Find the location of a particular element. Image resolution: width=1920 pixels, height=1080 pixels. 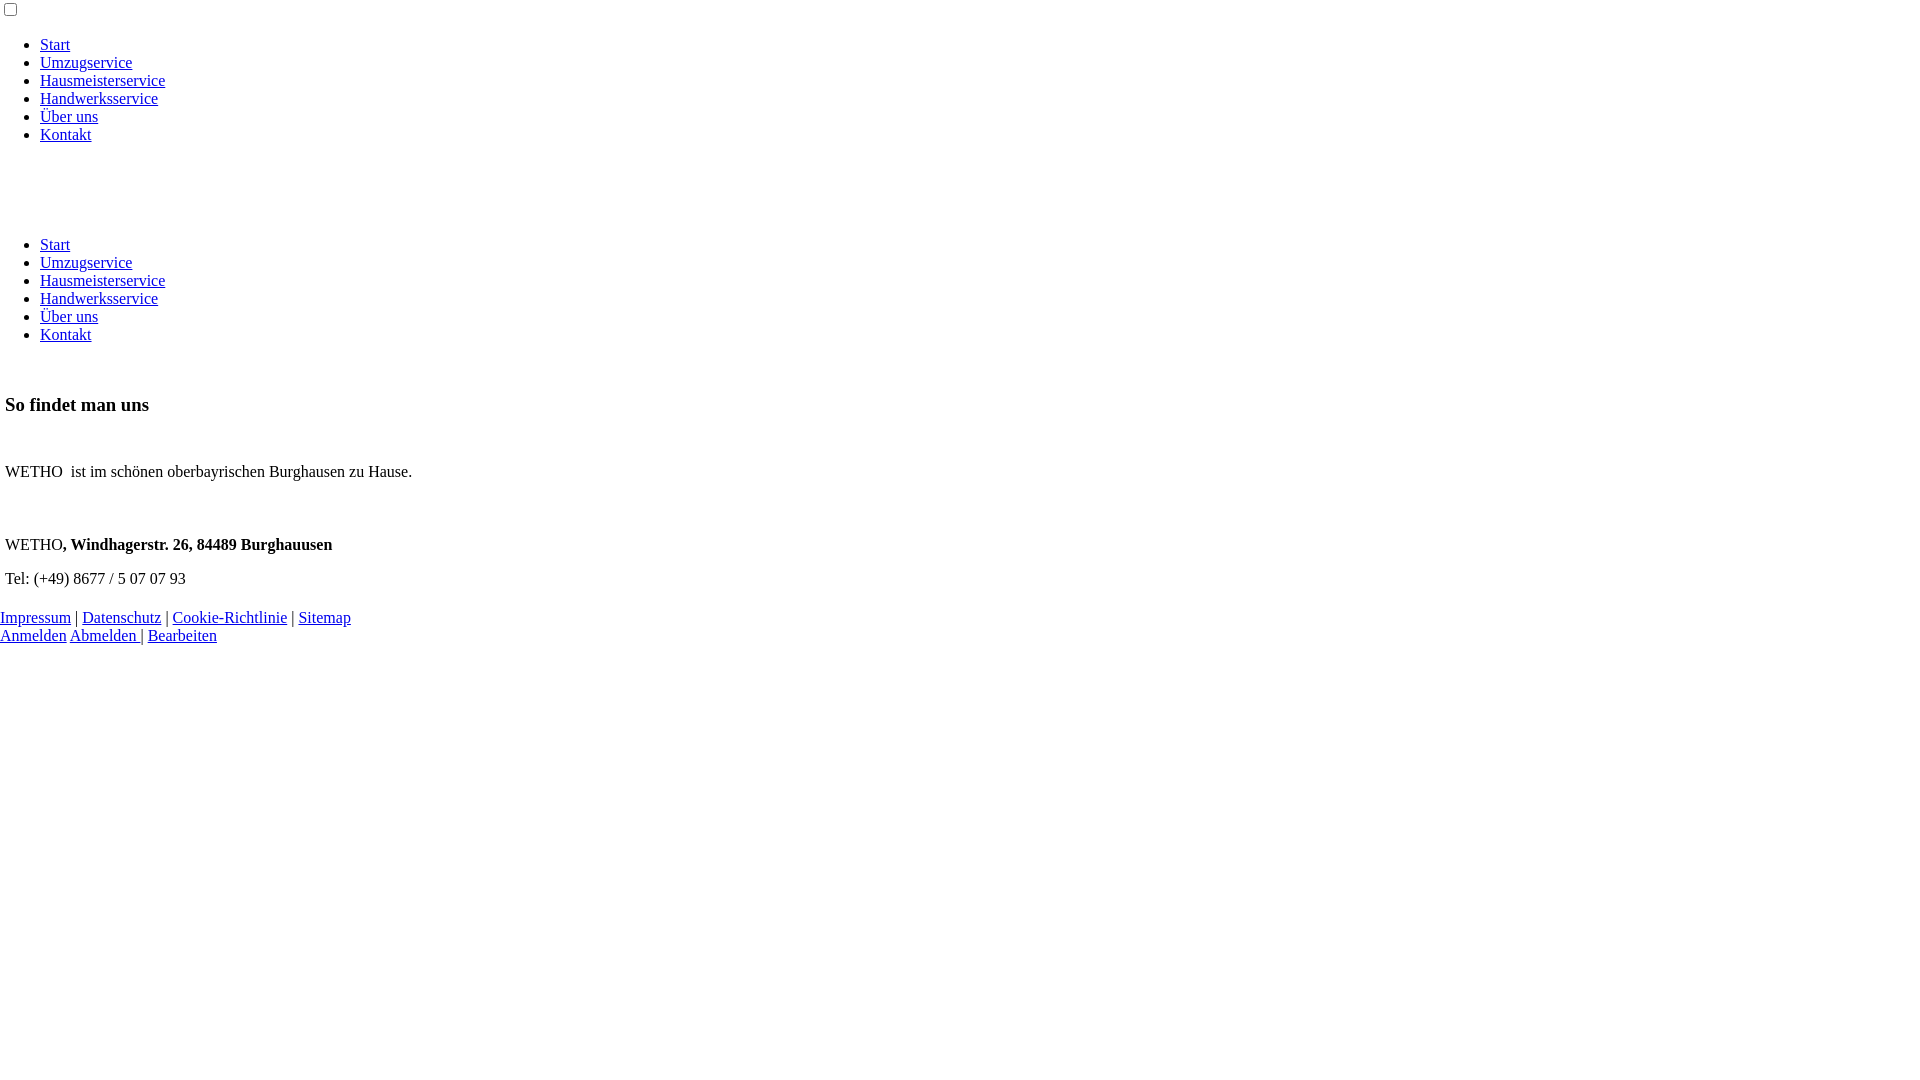

'Bearbeiten' is located at coordinates (182, 635).